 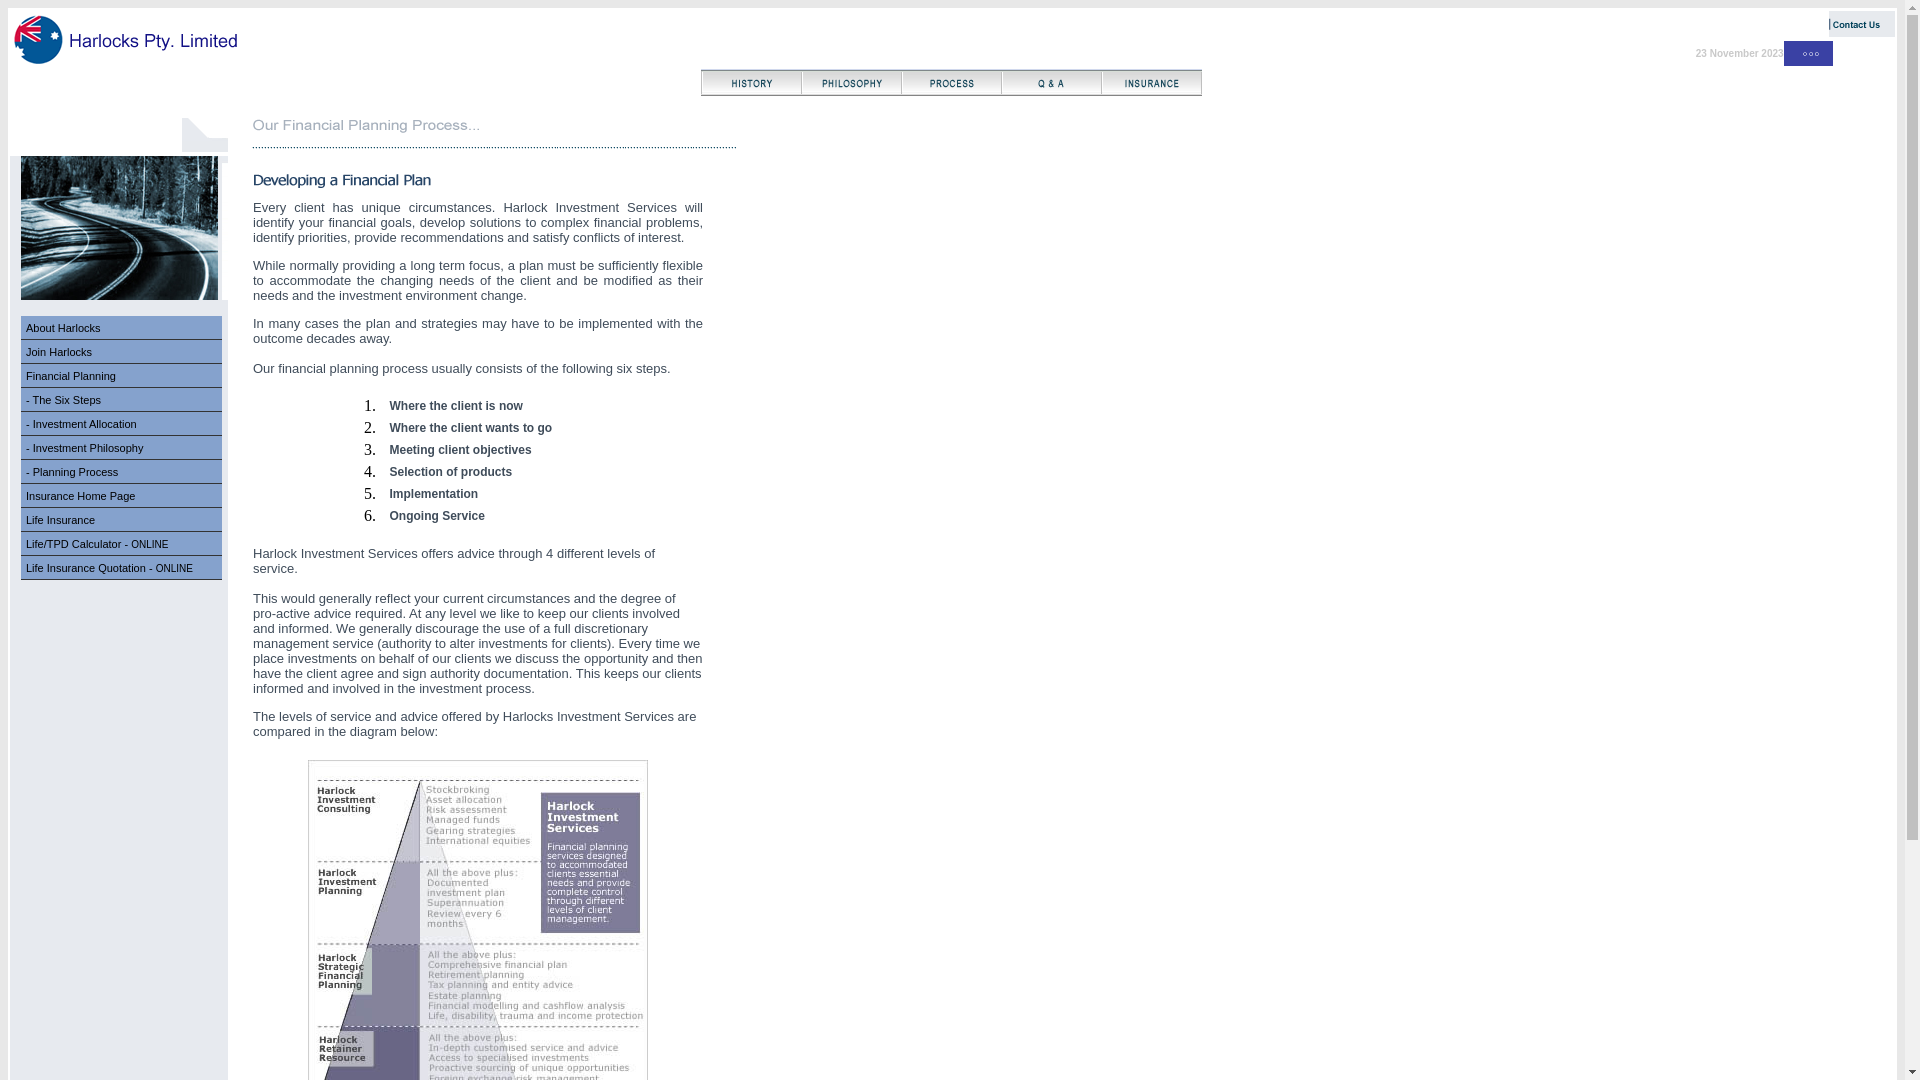 What do you see at coordinates (470, 427) in the screenshot?
I see `'Where the client wants to go'` at bounding box center [470, 427].